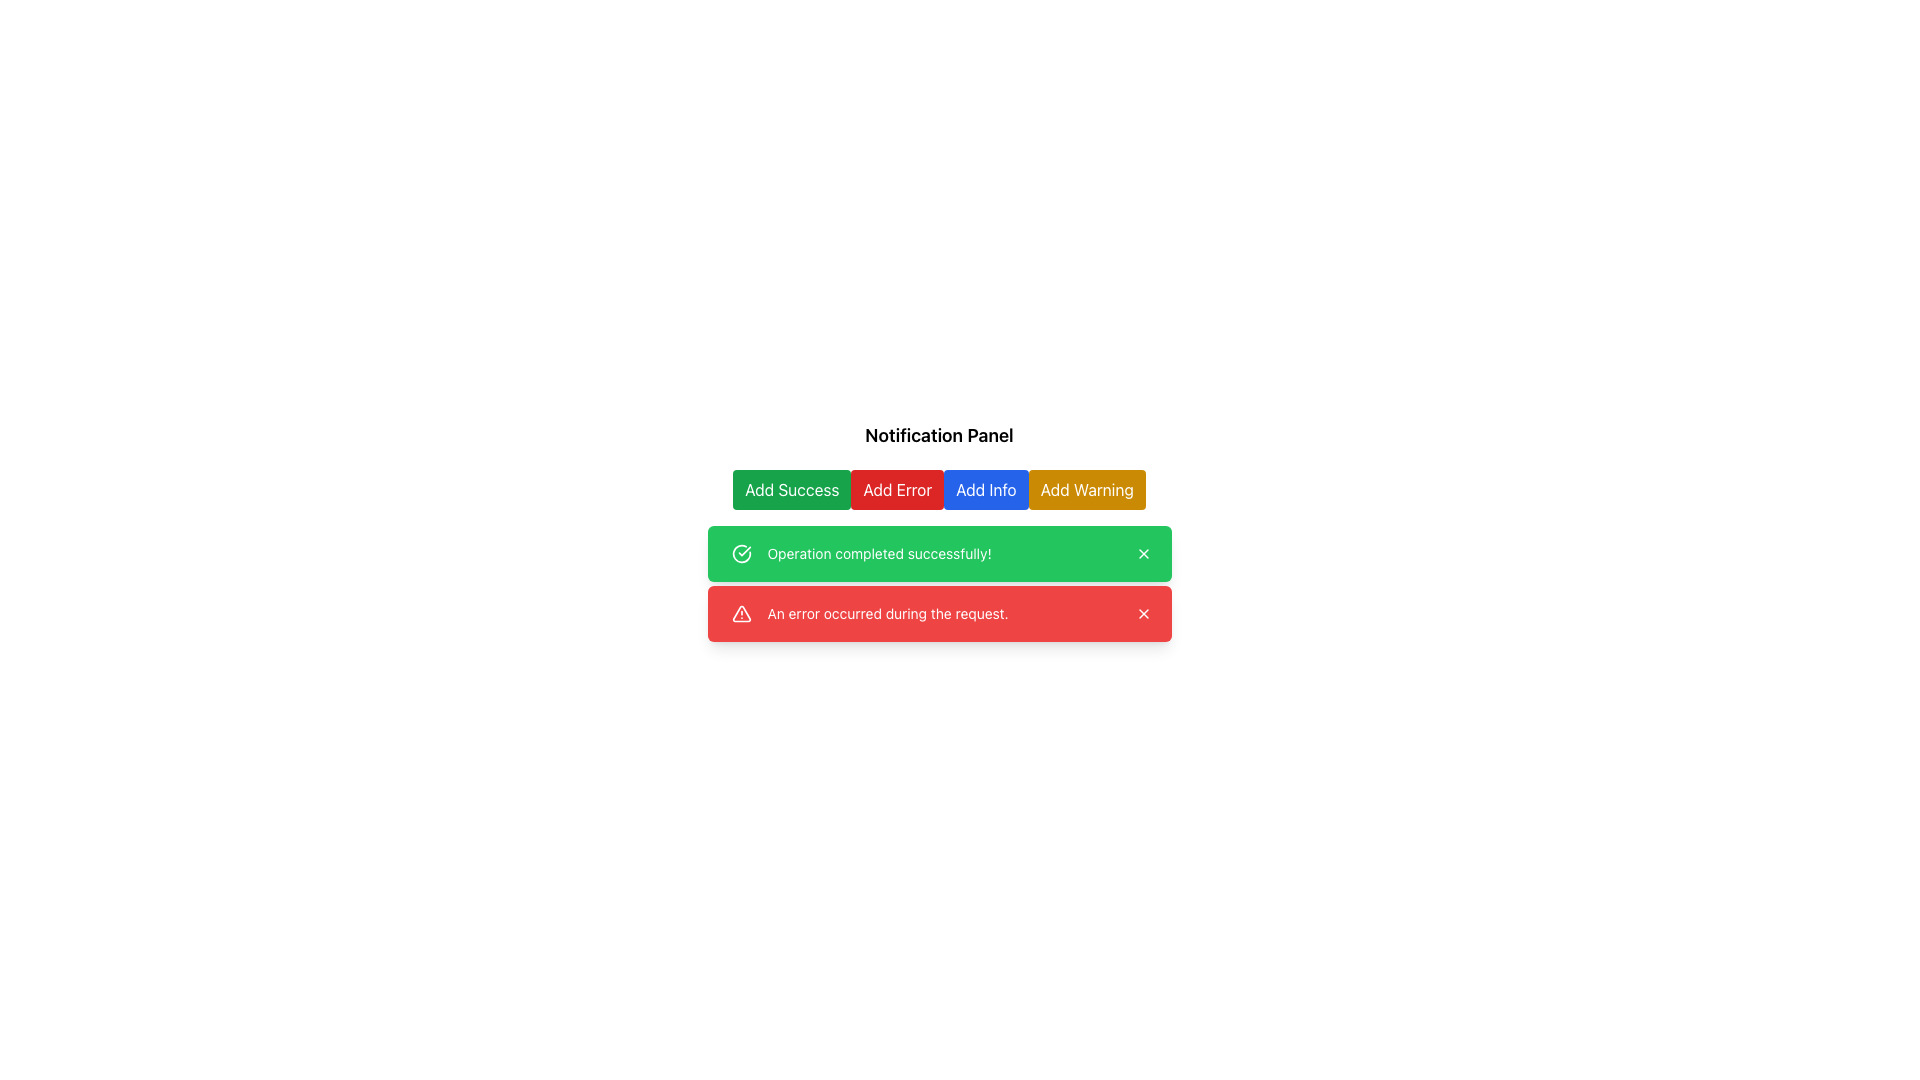 This screenshot has height=1080, width=1920. Describe the element at coordinates (740, 554) in the screenshot. I see `the confirmation icon located on the left side of the green notification banner indicating success, adjacent to the text 'Operation completed successfully!'` at that location.